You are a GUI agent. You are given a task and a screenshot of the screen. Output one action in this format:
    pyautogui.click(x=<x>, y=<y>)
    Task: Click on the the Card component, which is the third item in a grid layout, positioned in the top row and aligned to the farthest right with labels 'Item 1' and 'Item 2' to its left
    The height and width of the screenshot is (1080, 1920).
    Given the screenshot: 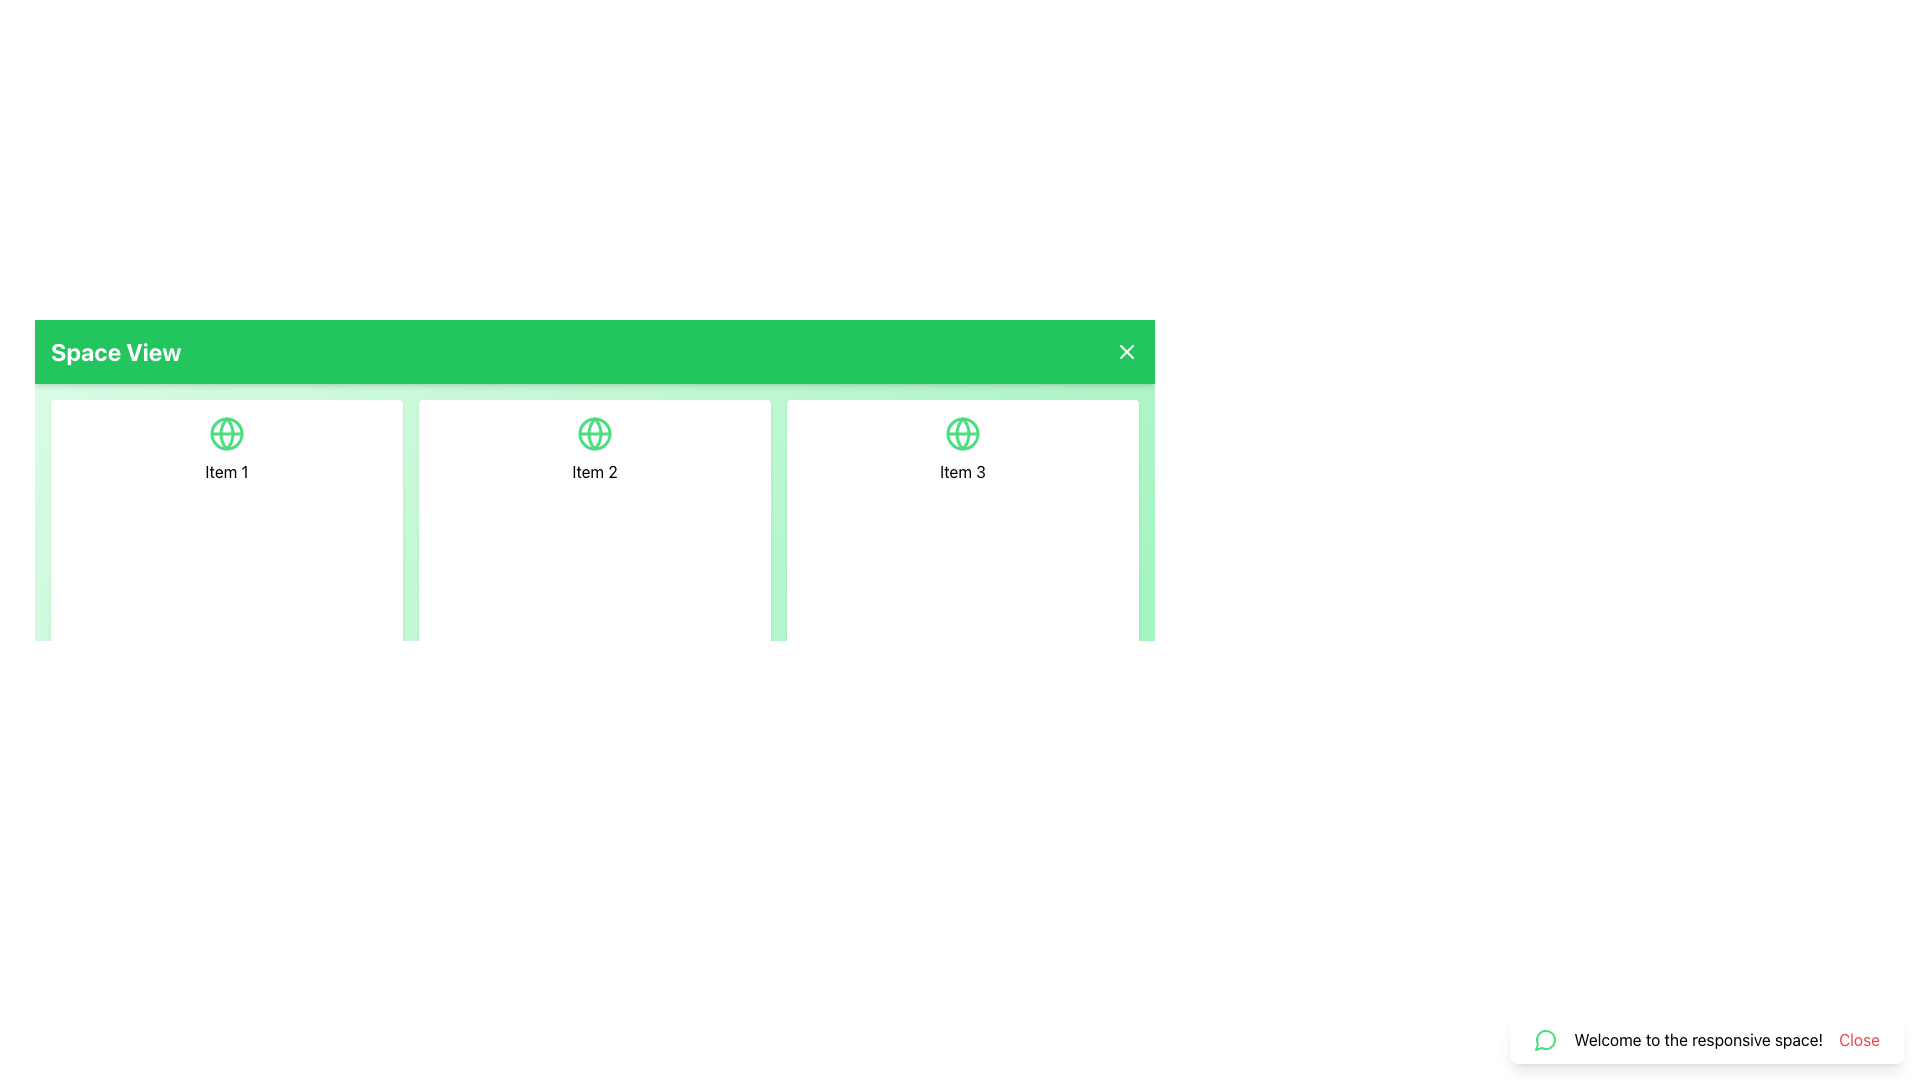 What is the action you would take?
    pyautogui.click(x=963, y=558)
    